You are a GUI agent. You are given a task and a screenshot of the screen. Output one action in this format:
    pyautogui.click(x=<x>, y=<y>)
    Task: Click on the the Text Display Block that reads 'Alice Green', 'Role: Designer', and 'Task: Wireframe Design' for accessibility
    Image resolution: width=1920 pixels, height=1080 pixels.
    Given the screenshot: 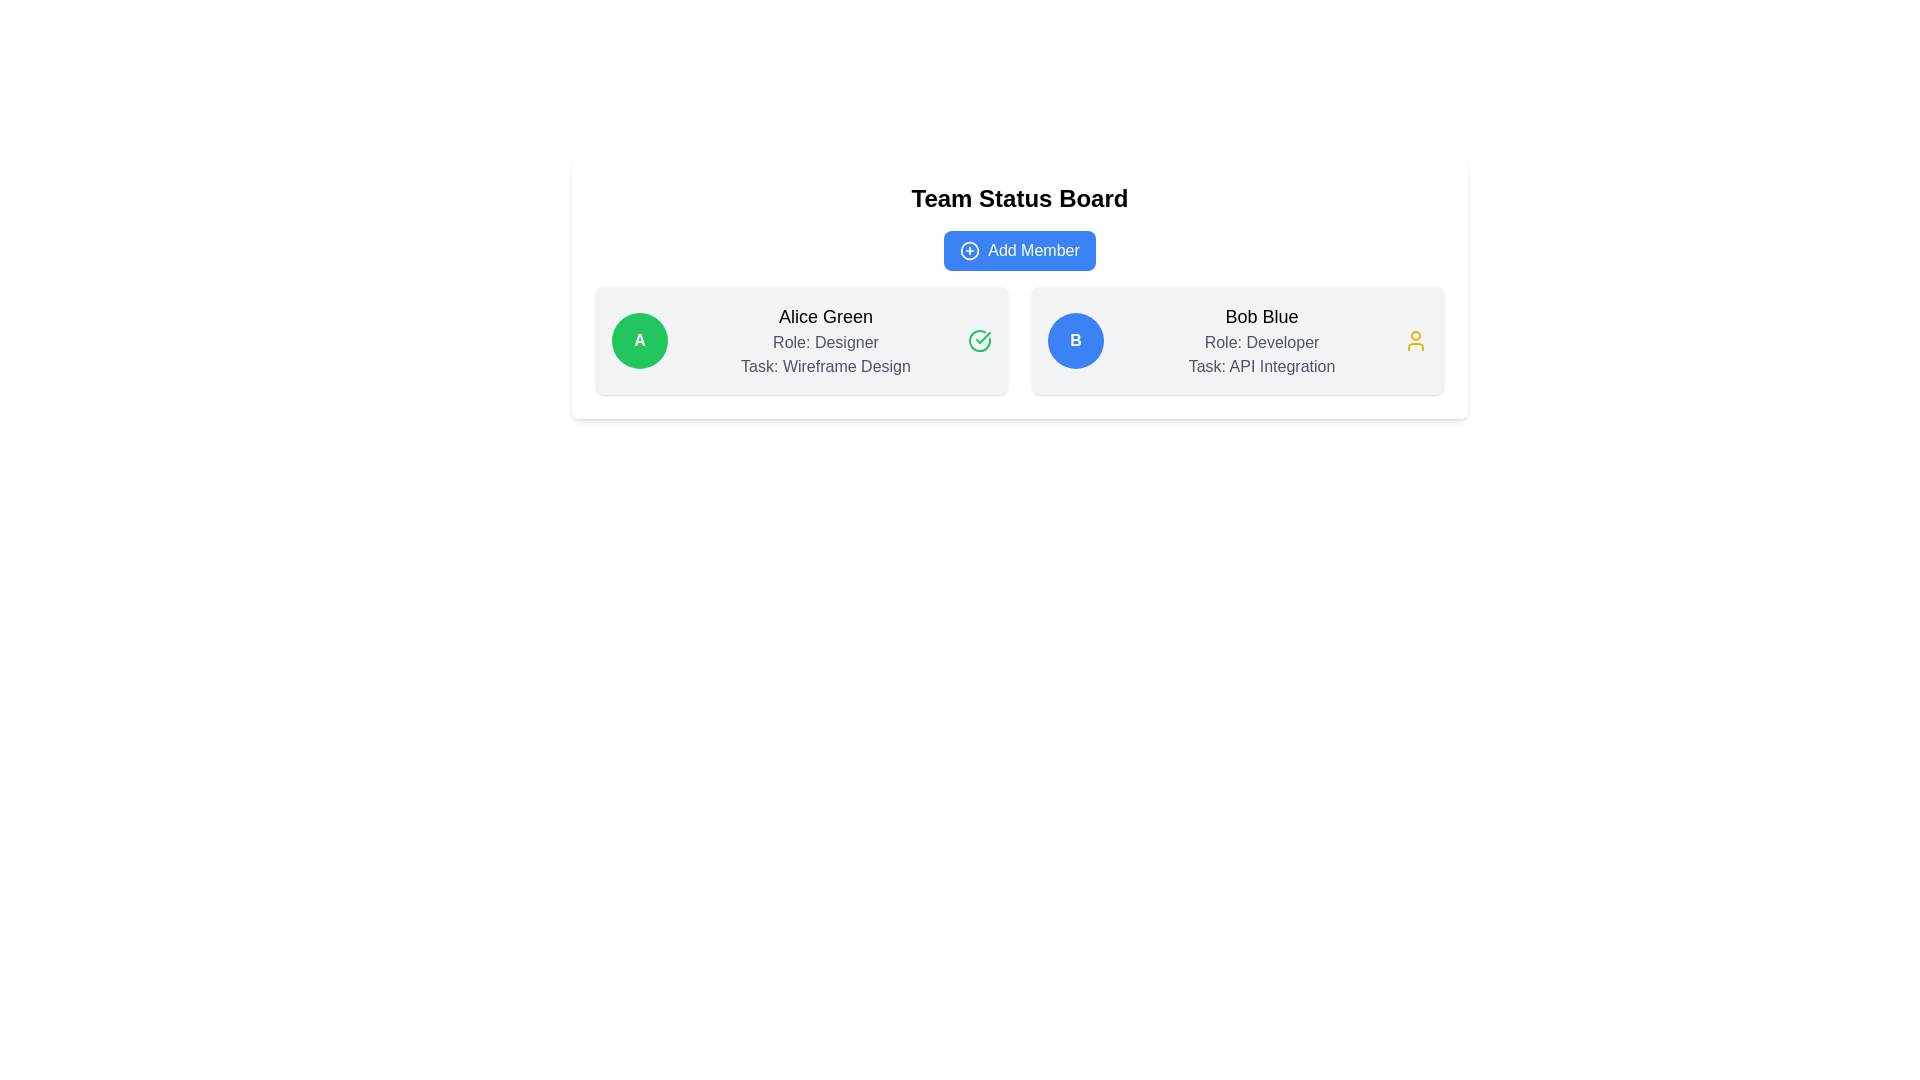 What is the action you would take?
    pyautogui.click(x=825, y=339)
    